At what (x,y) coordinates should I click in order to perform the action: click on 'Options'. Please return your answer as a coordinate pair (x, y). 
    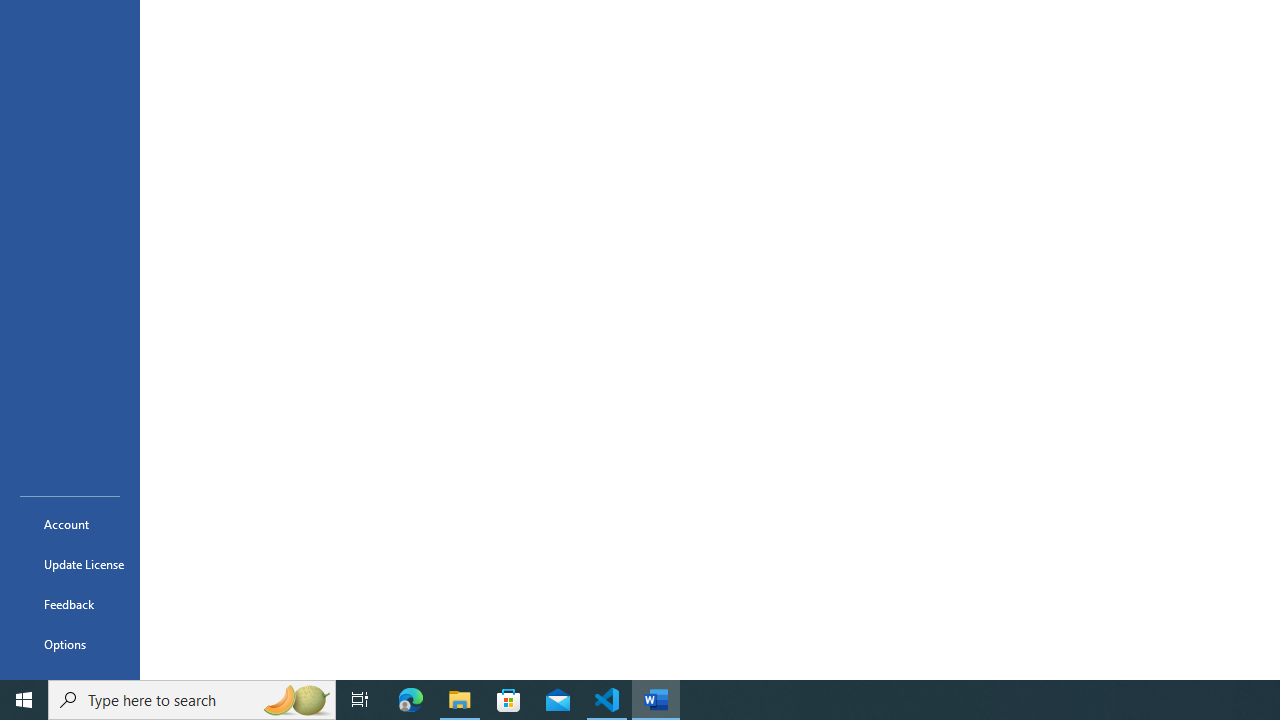
    Looking at the image, I should click on (69, 644).